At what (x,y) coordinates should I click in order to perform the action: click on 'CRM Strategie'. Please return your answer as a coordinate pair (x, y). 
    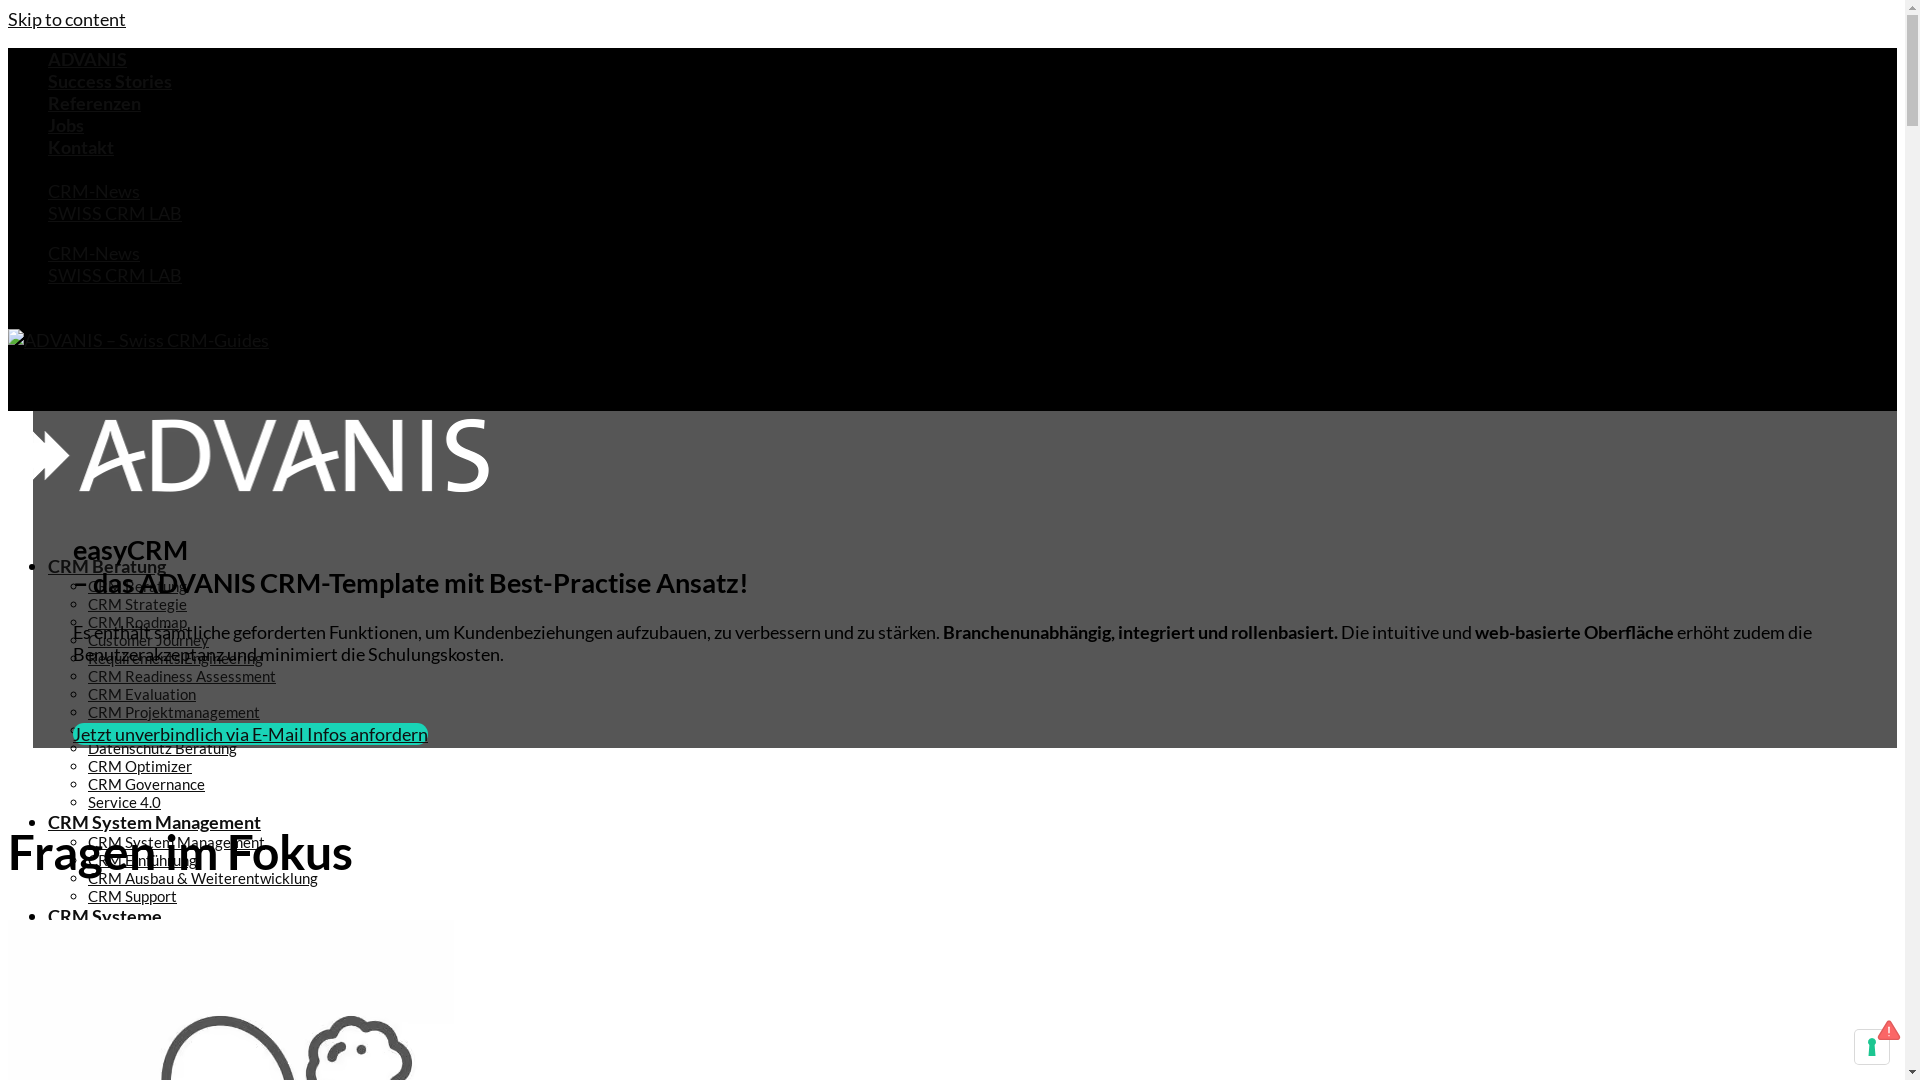
    Looking at the image, I should click on (86, 603).